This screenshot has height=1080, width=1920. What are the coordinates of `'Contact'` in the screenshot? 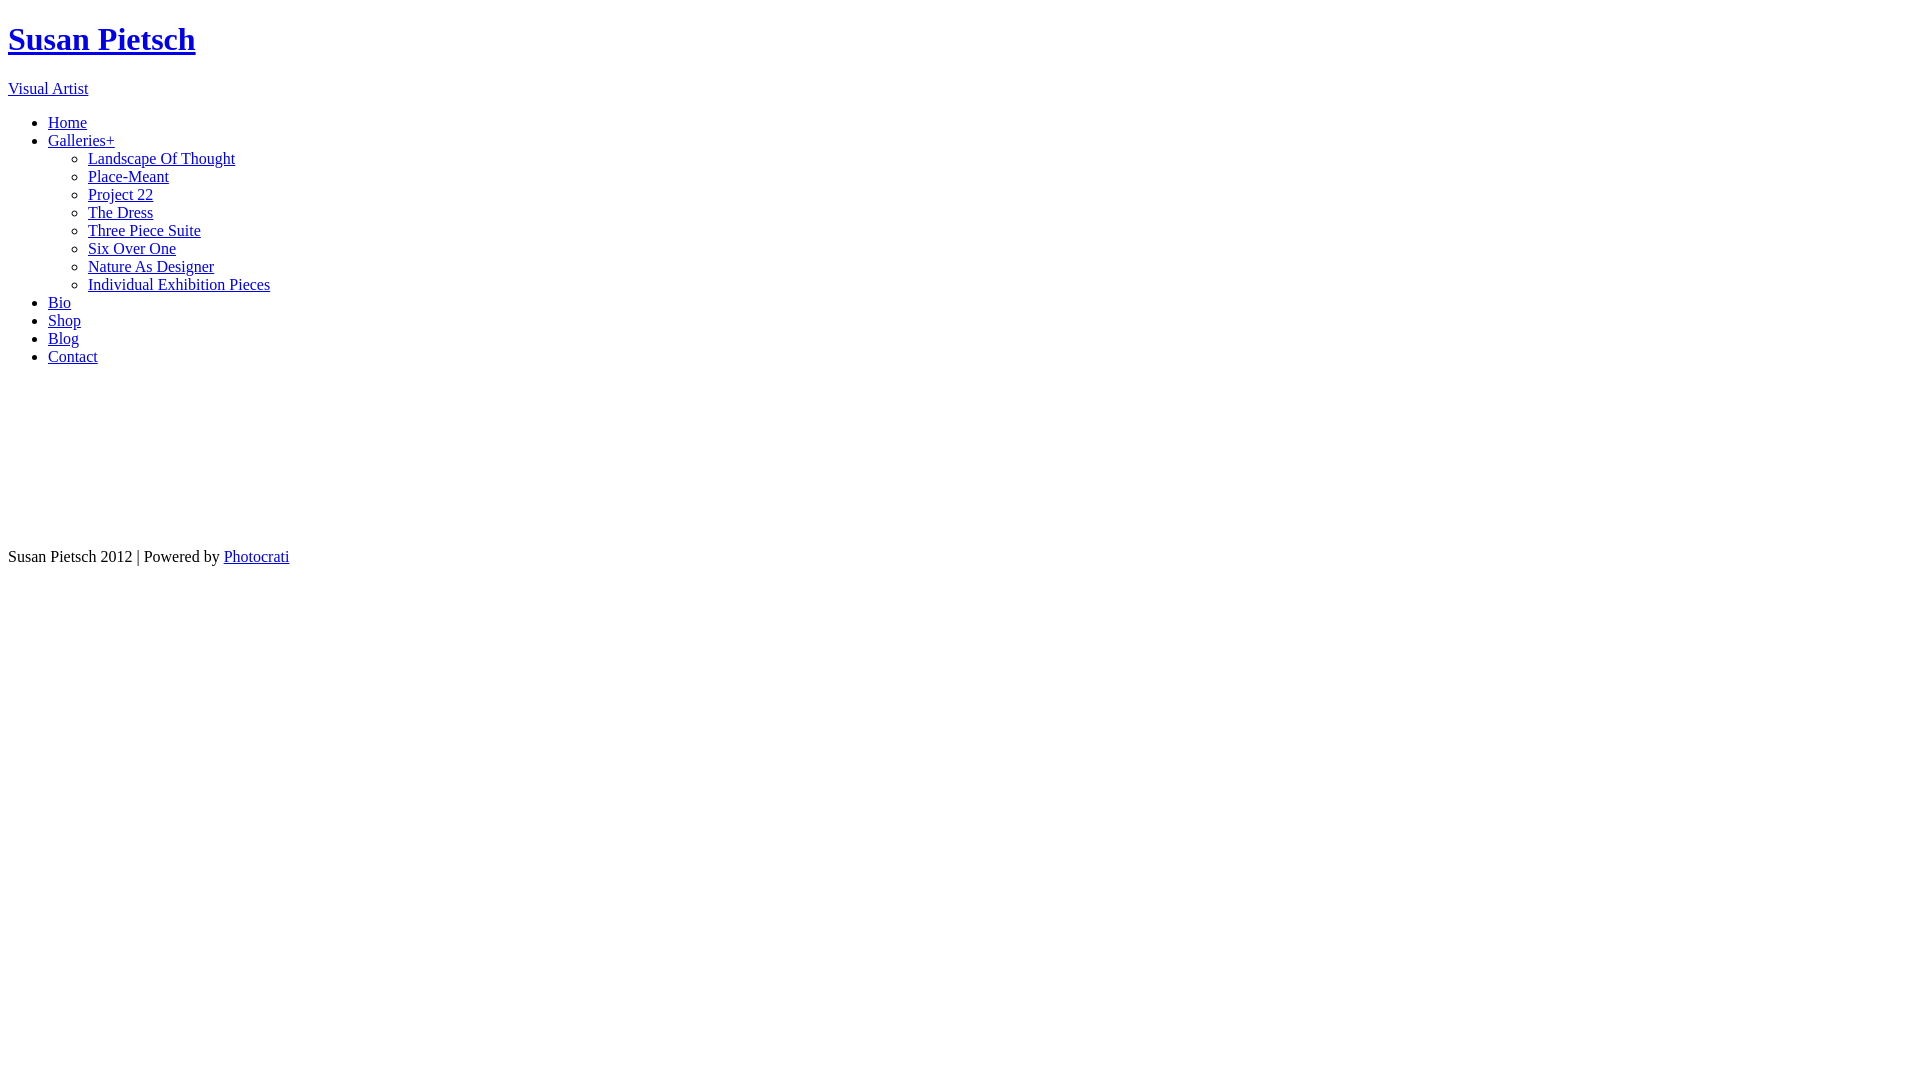 It's located at (72, 355).